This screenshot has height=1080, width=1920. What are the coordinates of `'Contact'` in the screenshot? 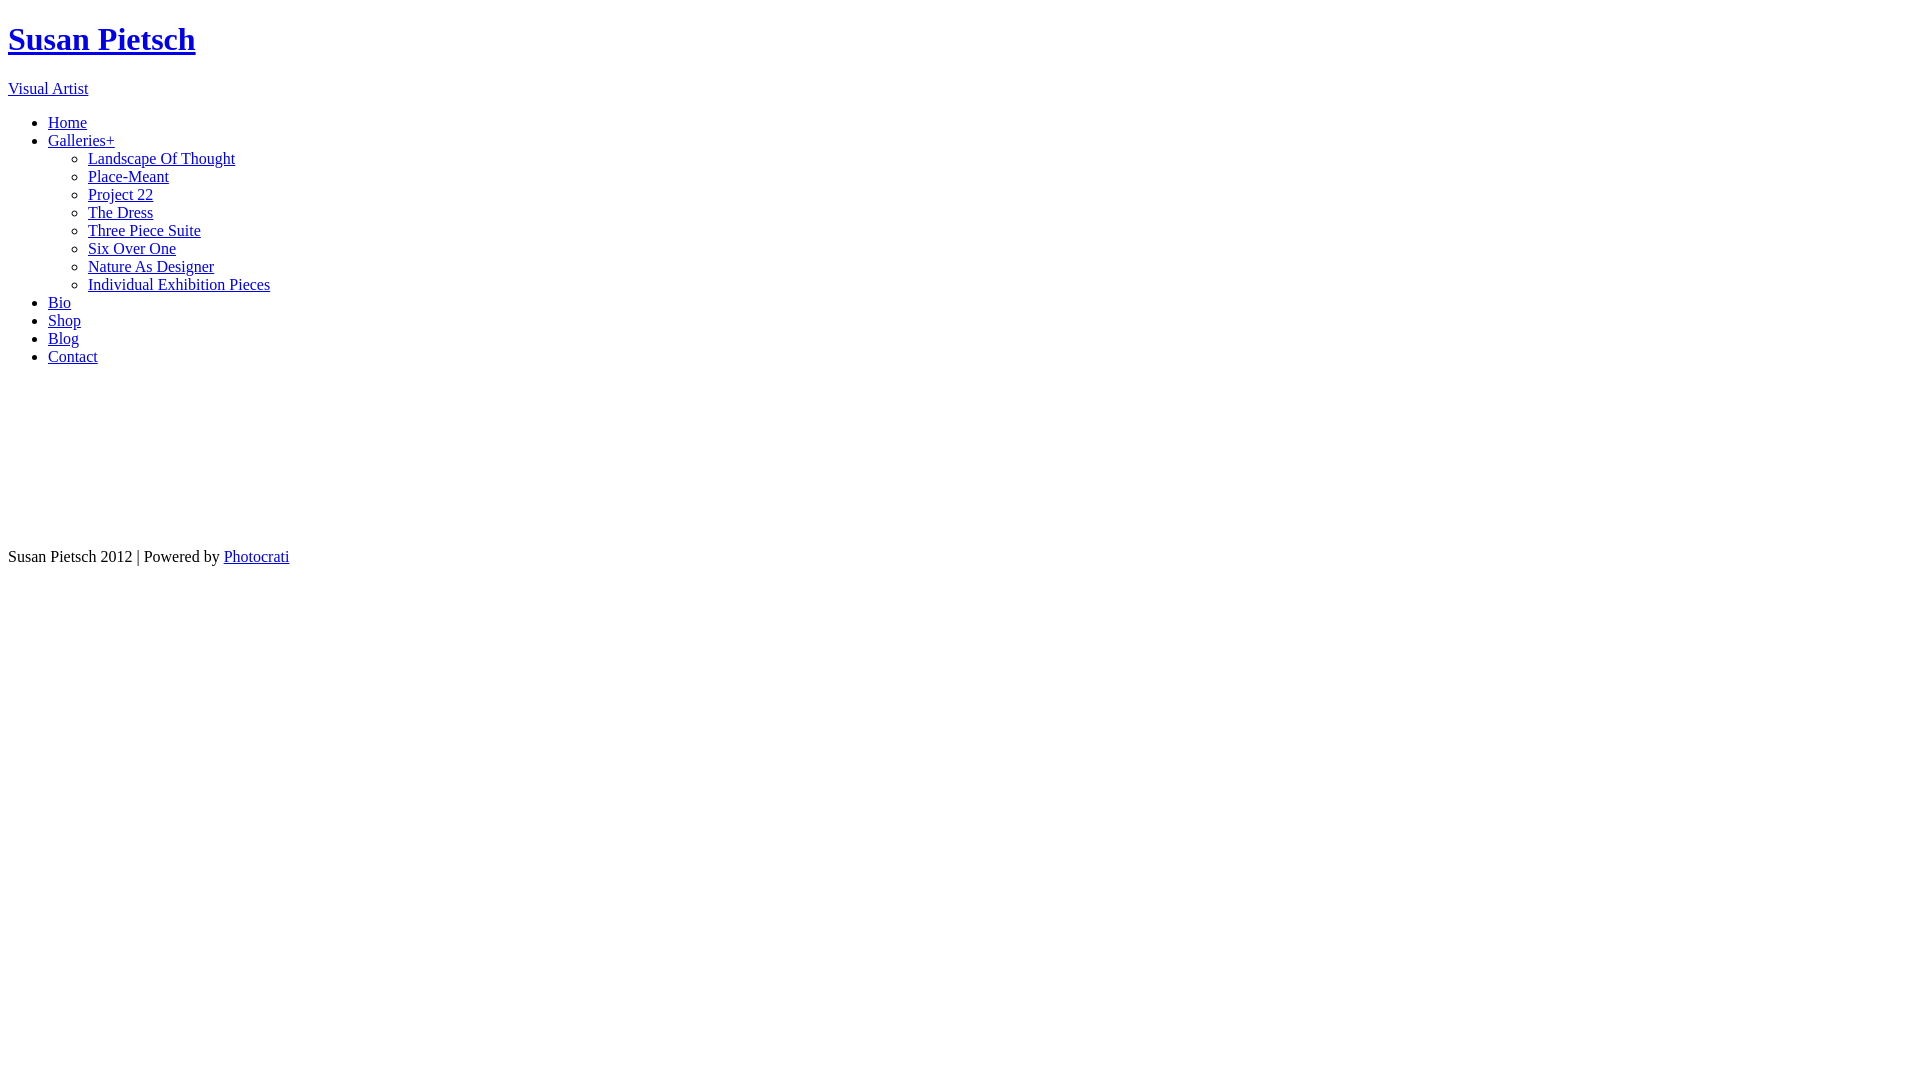 It's located at (72, 355).